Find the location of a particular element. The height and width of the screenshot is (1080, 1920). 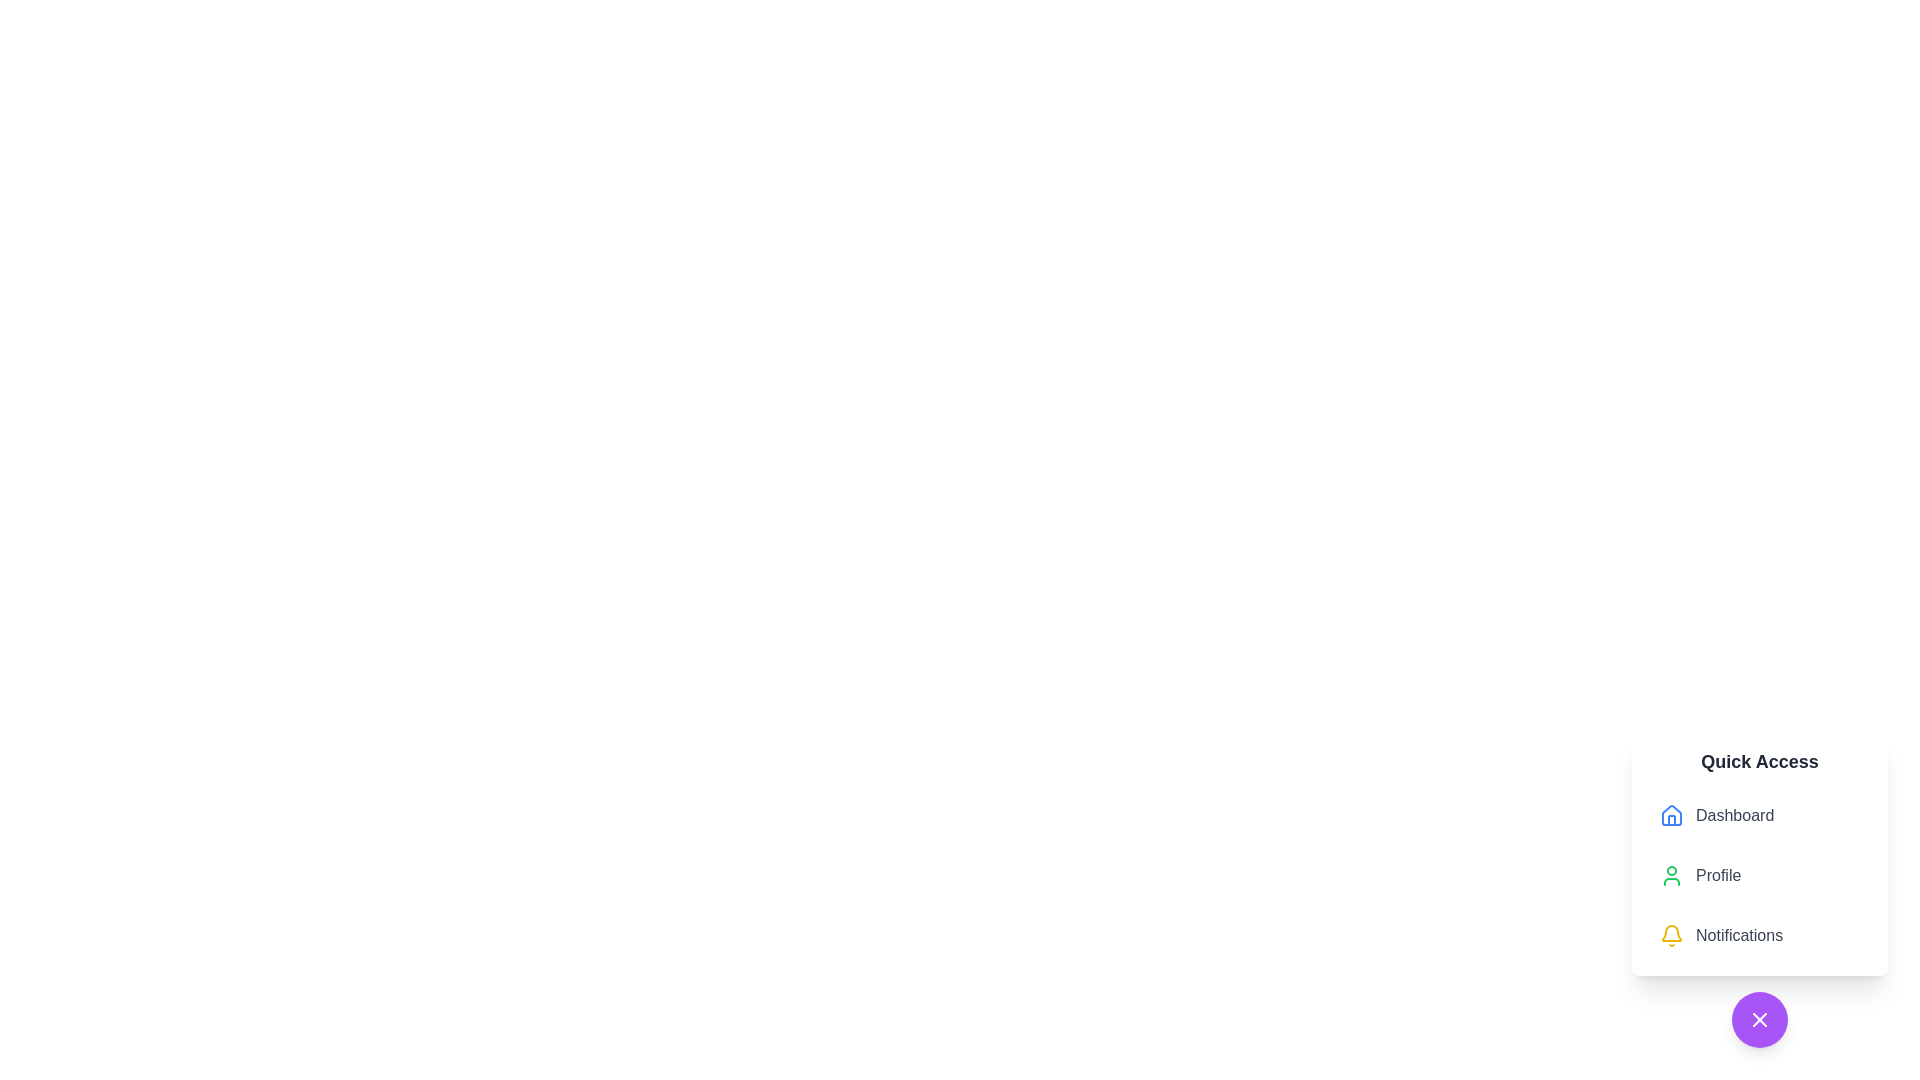

the bell icon located in the third item of the vertical list under the 'Quick Access' section is located at coordinates (1671, 936).